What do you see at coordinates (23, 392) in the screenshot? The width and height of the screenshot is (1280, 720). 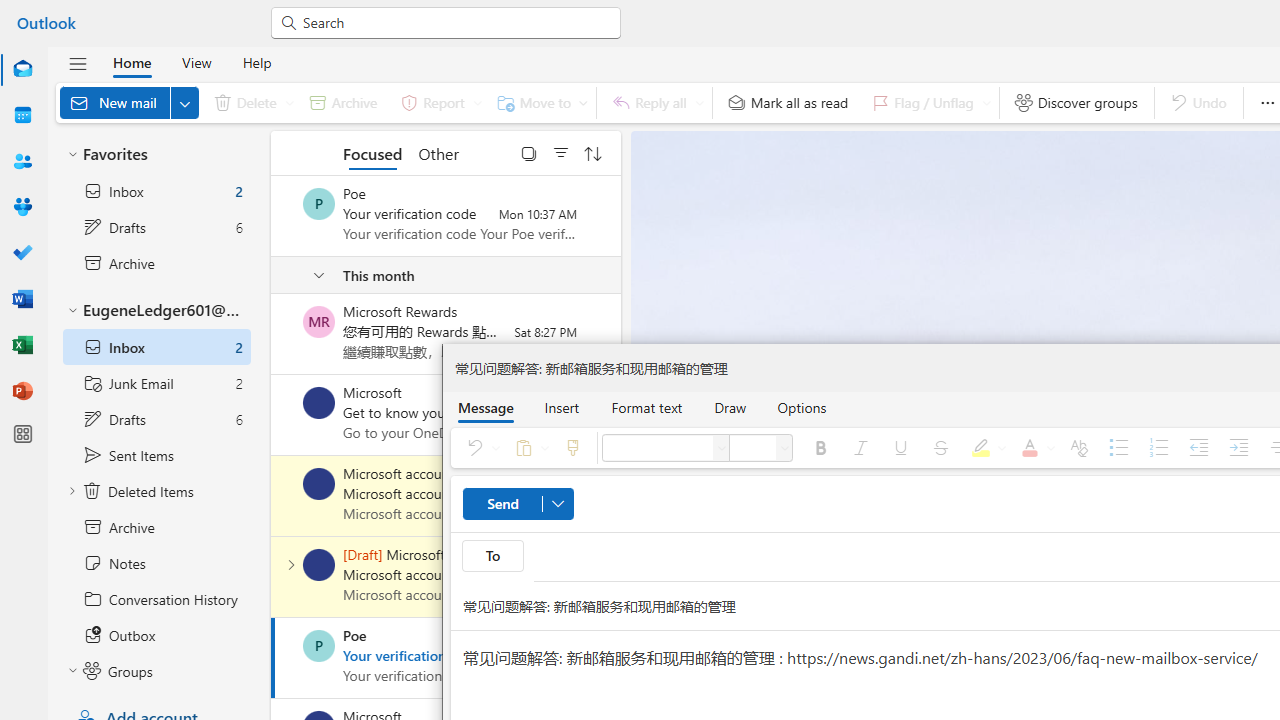 I see `'PowerPoint'` at bounding box center [23, 392].